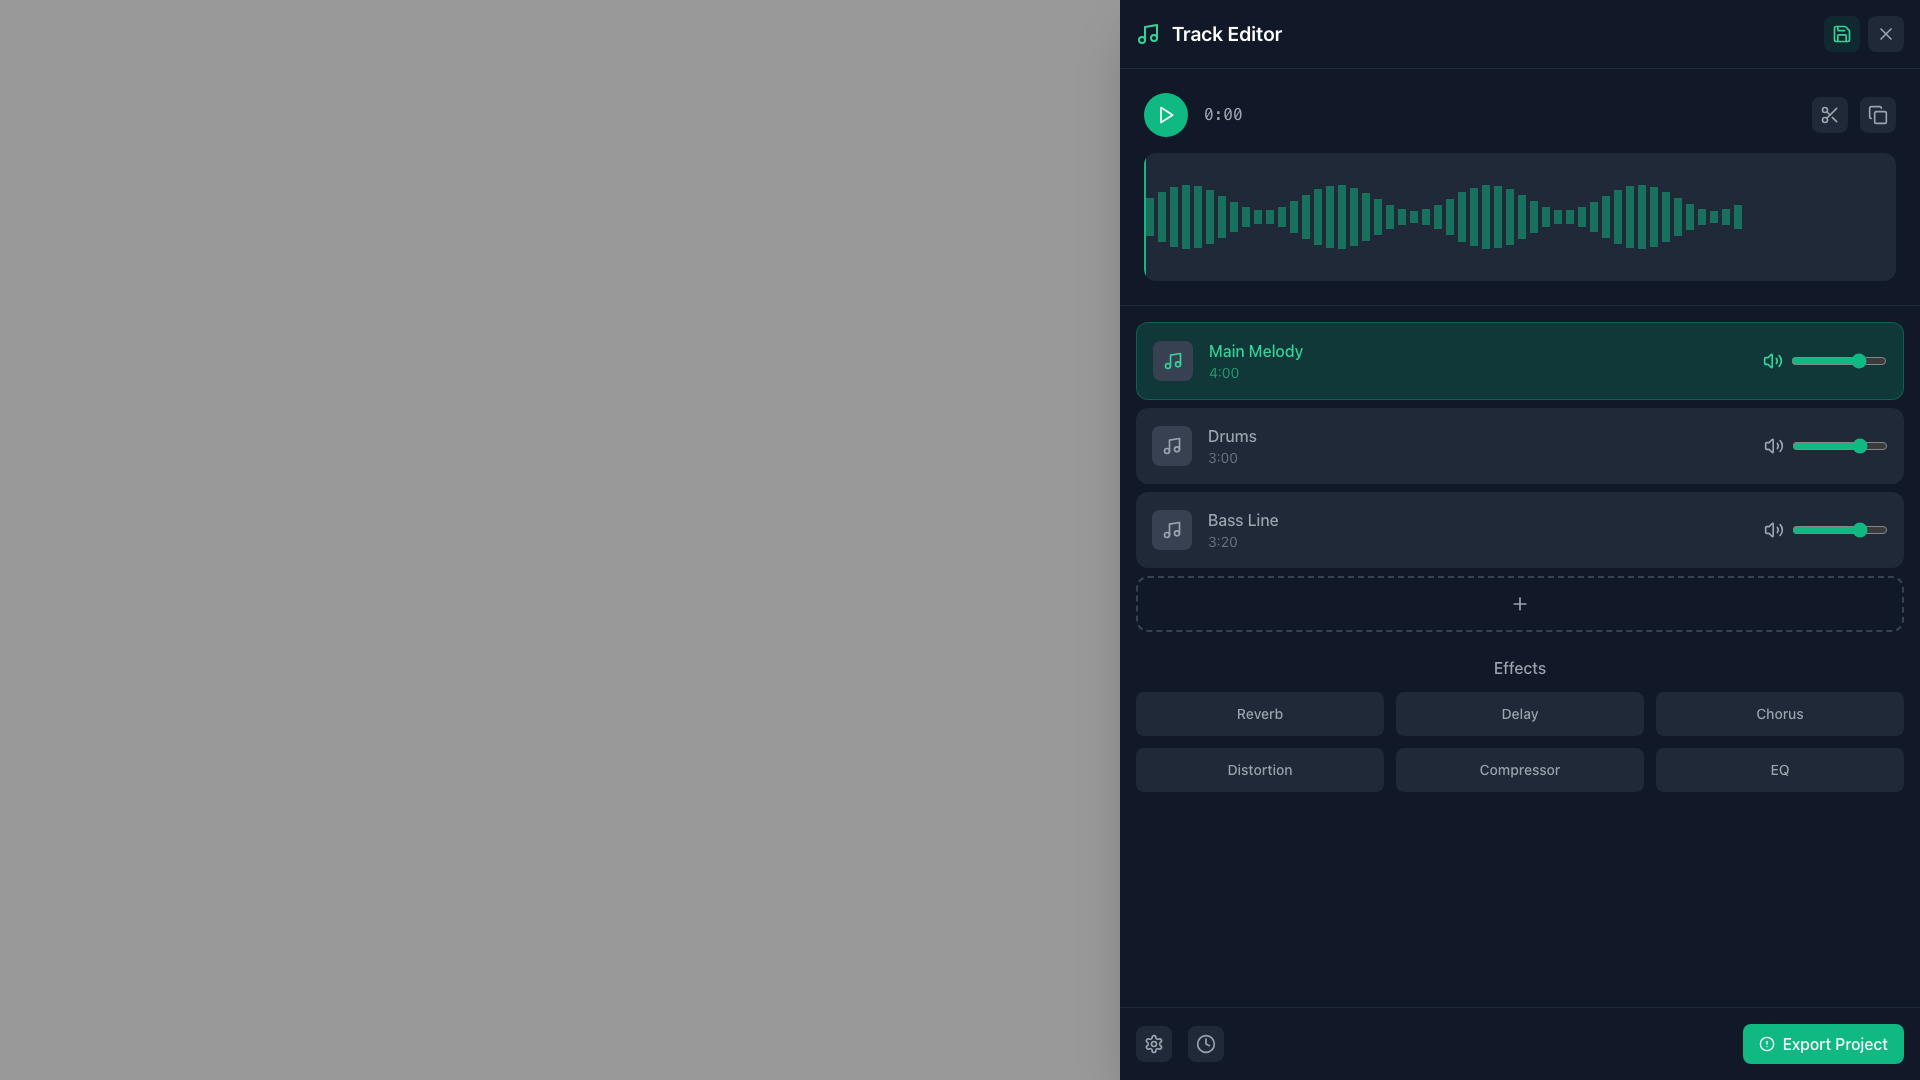 This screenshot has height=1080, width=1920. What do you see at coordinates (1875, 528) in the screenshot?
I see `the volume slider` at bounding box center [1875, 528].